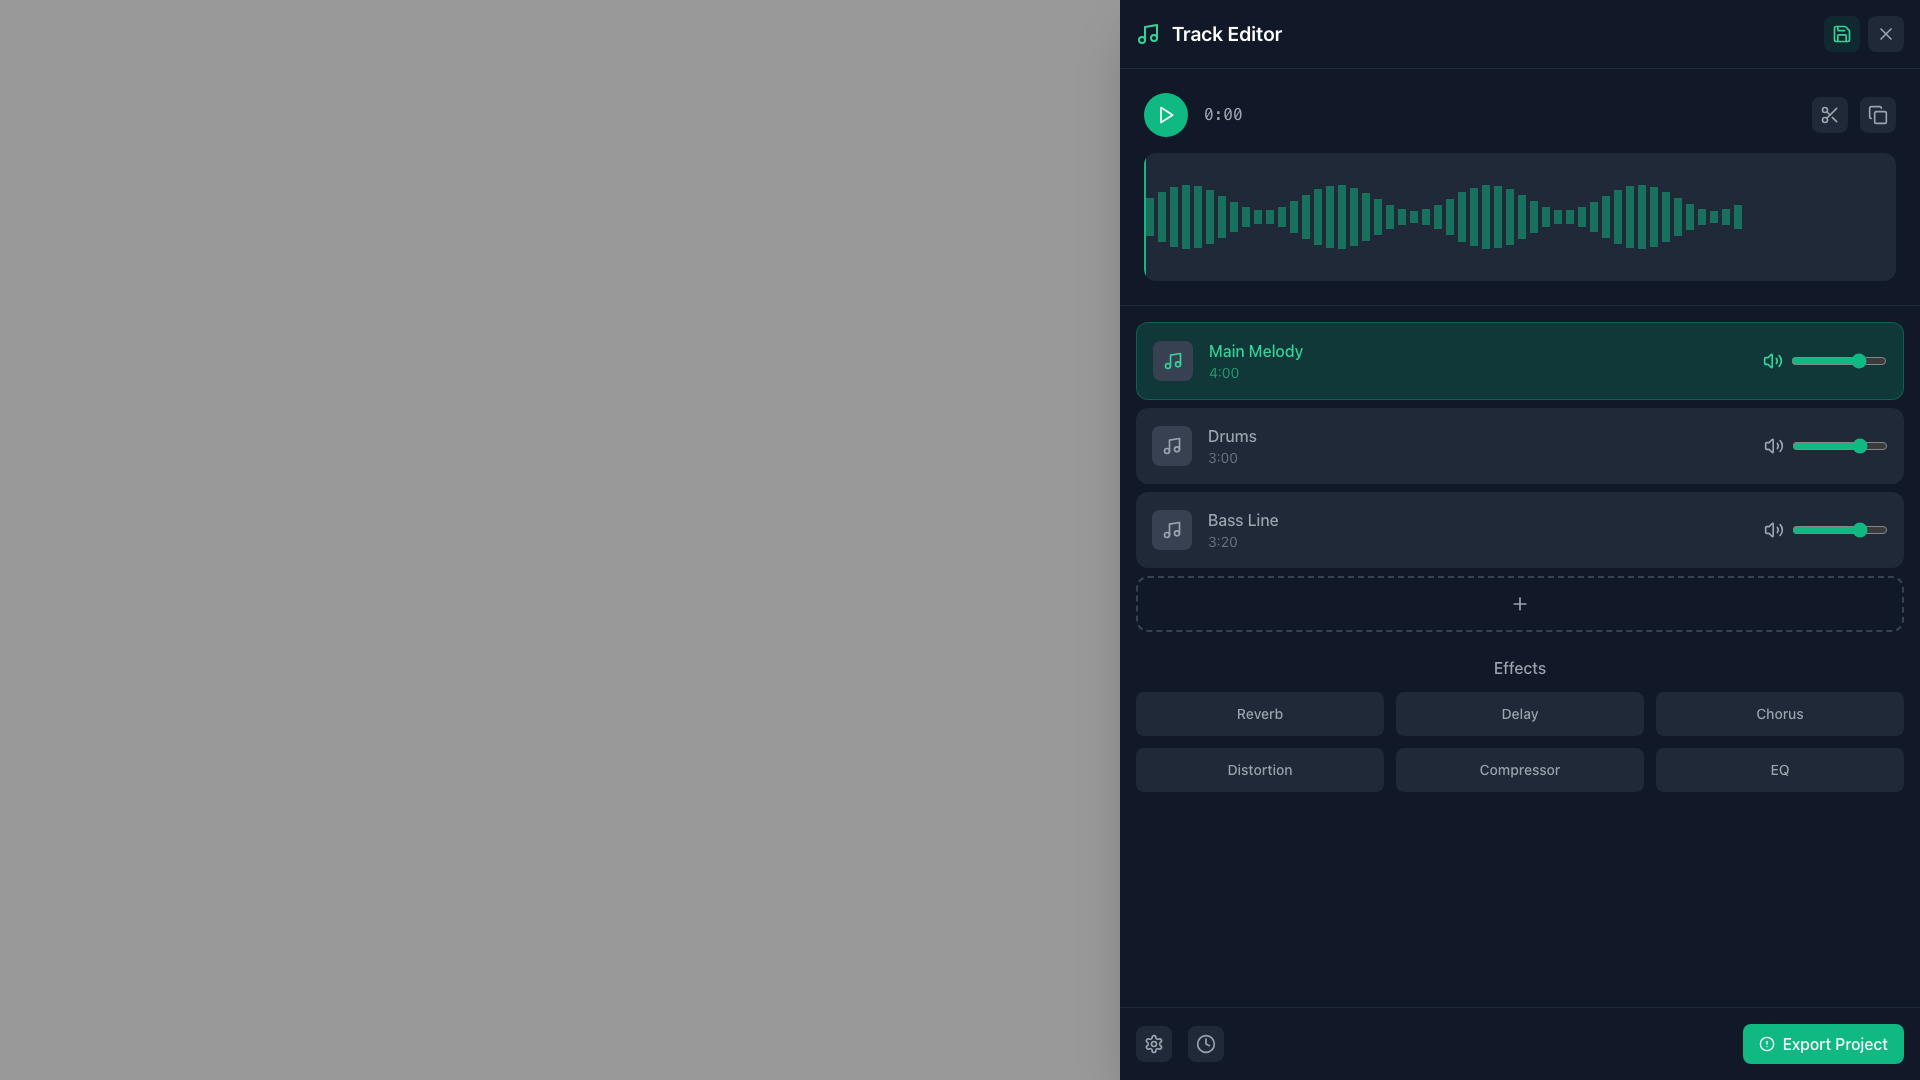 This screenshot has height=1080, width=1920. What do you see at coordinates (1875, 528) in the screenshot?
I see `the volume slider` at bounding box center [1875, 528].